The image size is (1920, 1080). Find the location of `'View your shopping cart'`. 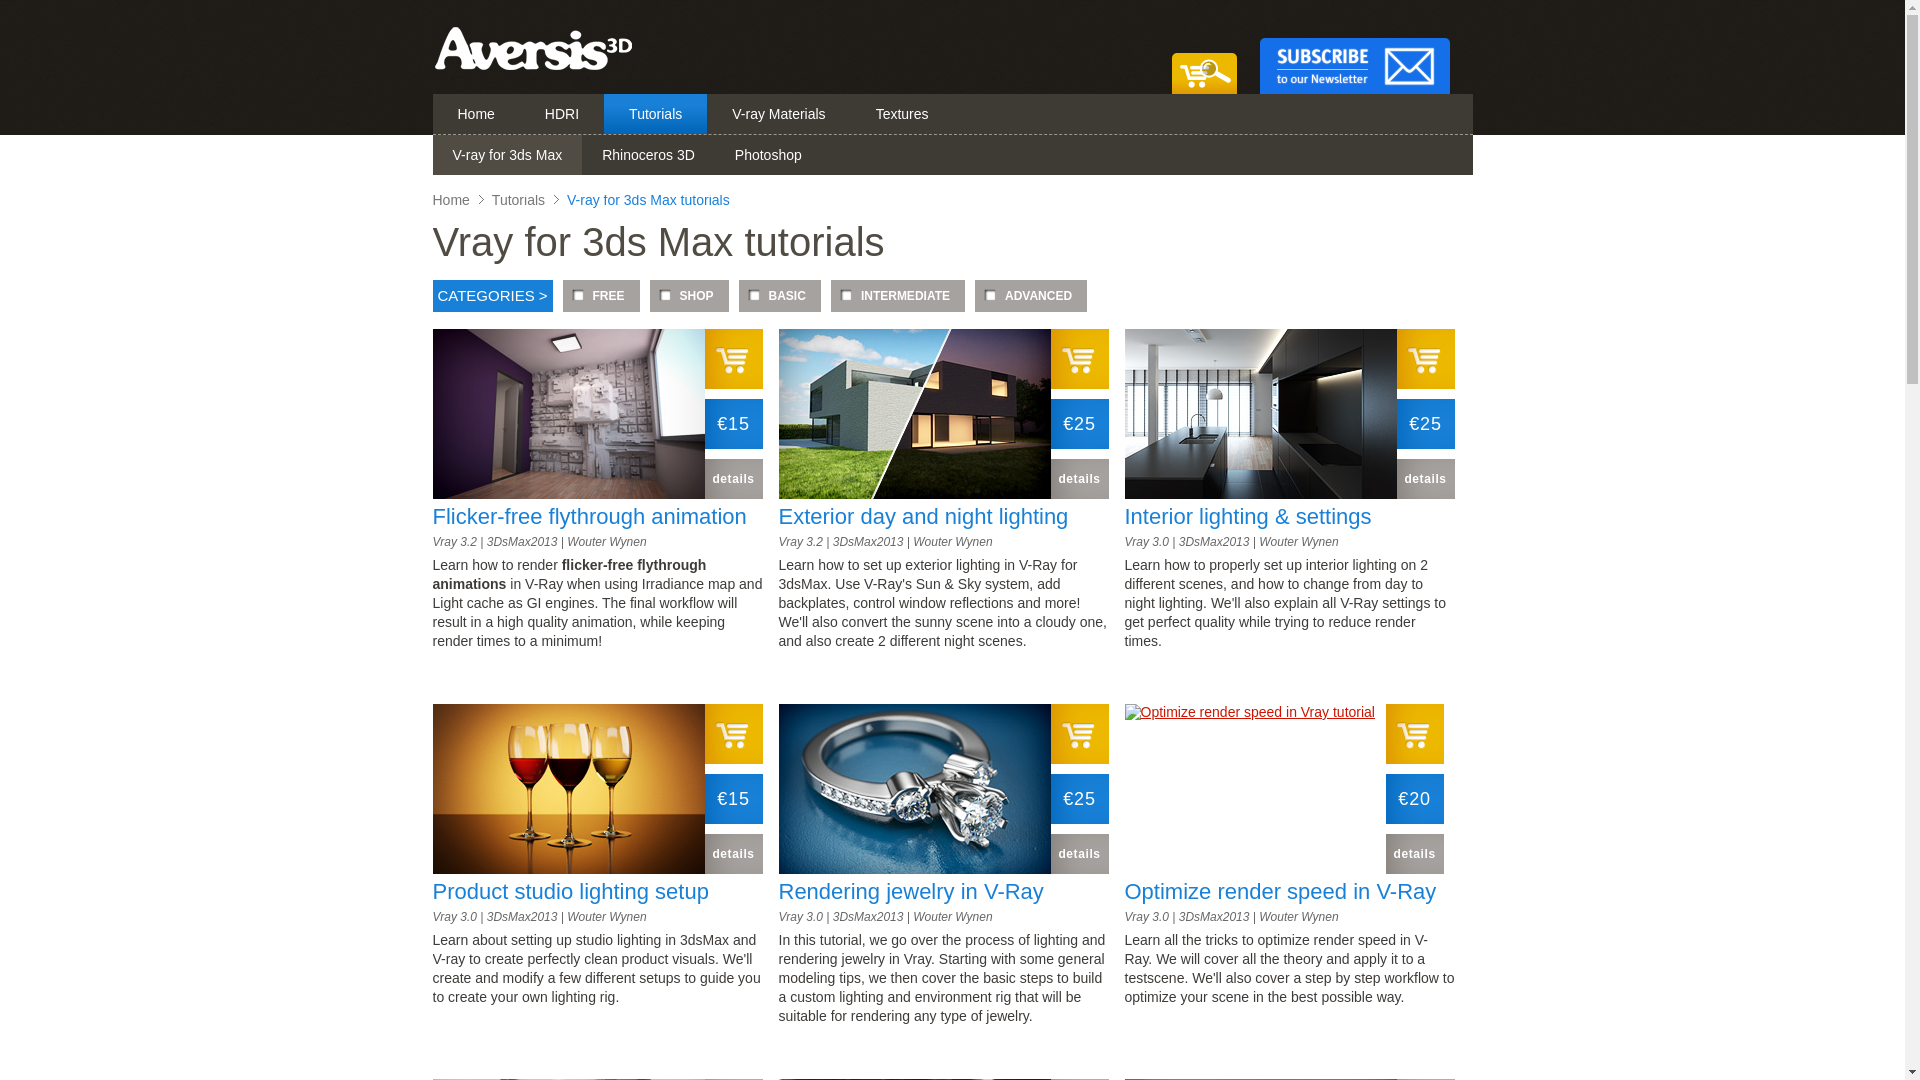

'View your shopping cart' is located at coordinates (1171, 45).